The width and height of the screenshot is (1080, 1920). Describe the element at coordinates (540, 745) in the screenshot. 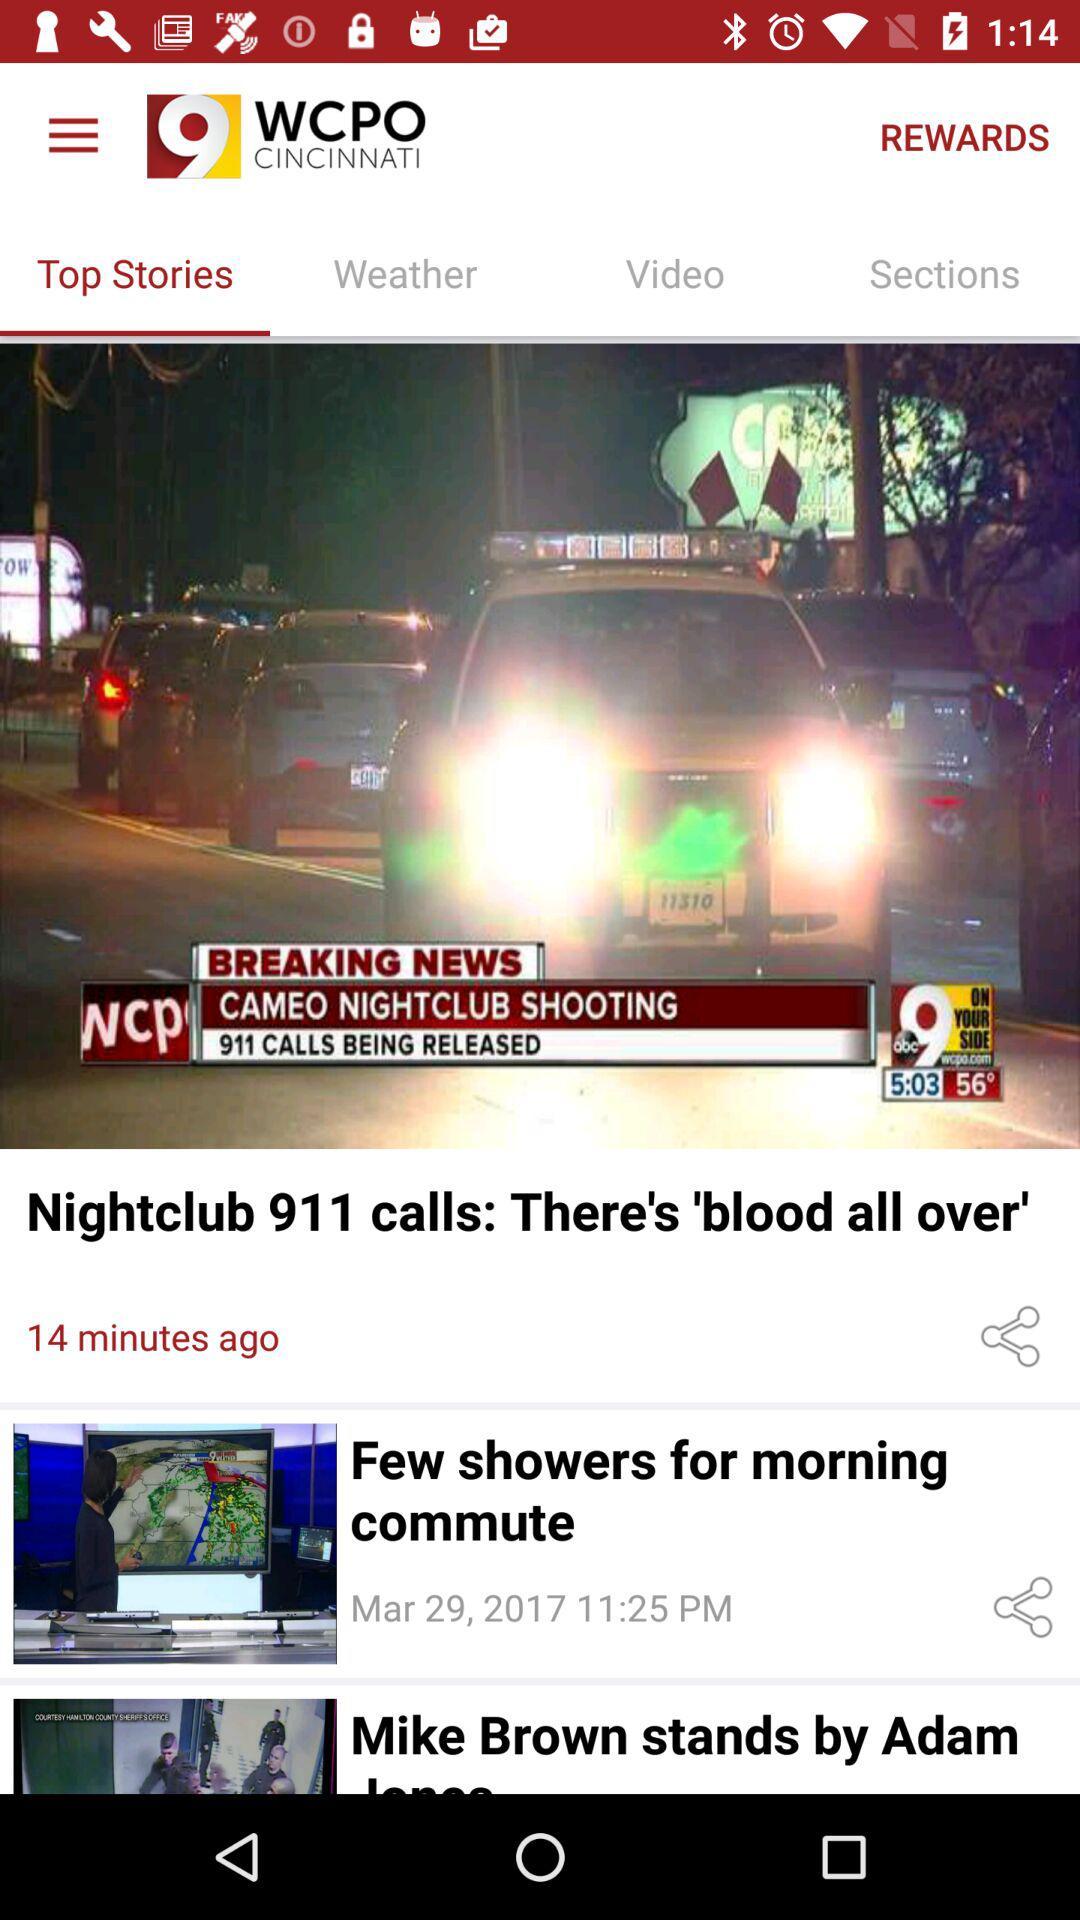

I see `read story` at that location.